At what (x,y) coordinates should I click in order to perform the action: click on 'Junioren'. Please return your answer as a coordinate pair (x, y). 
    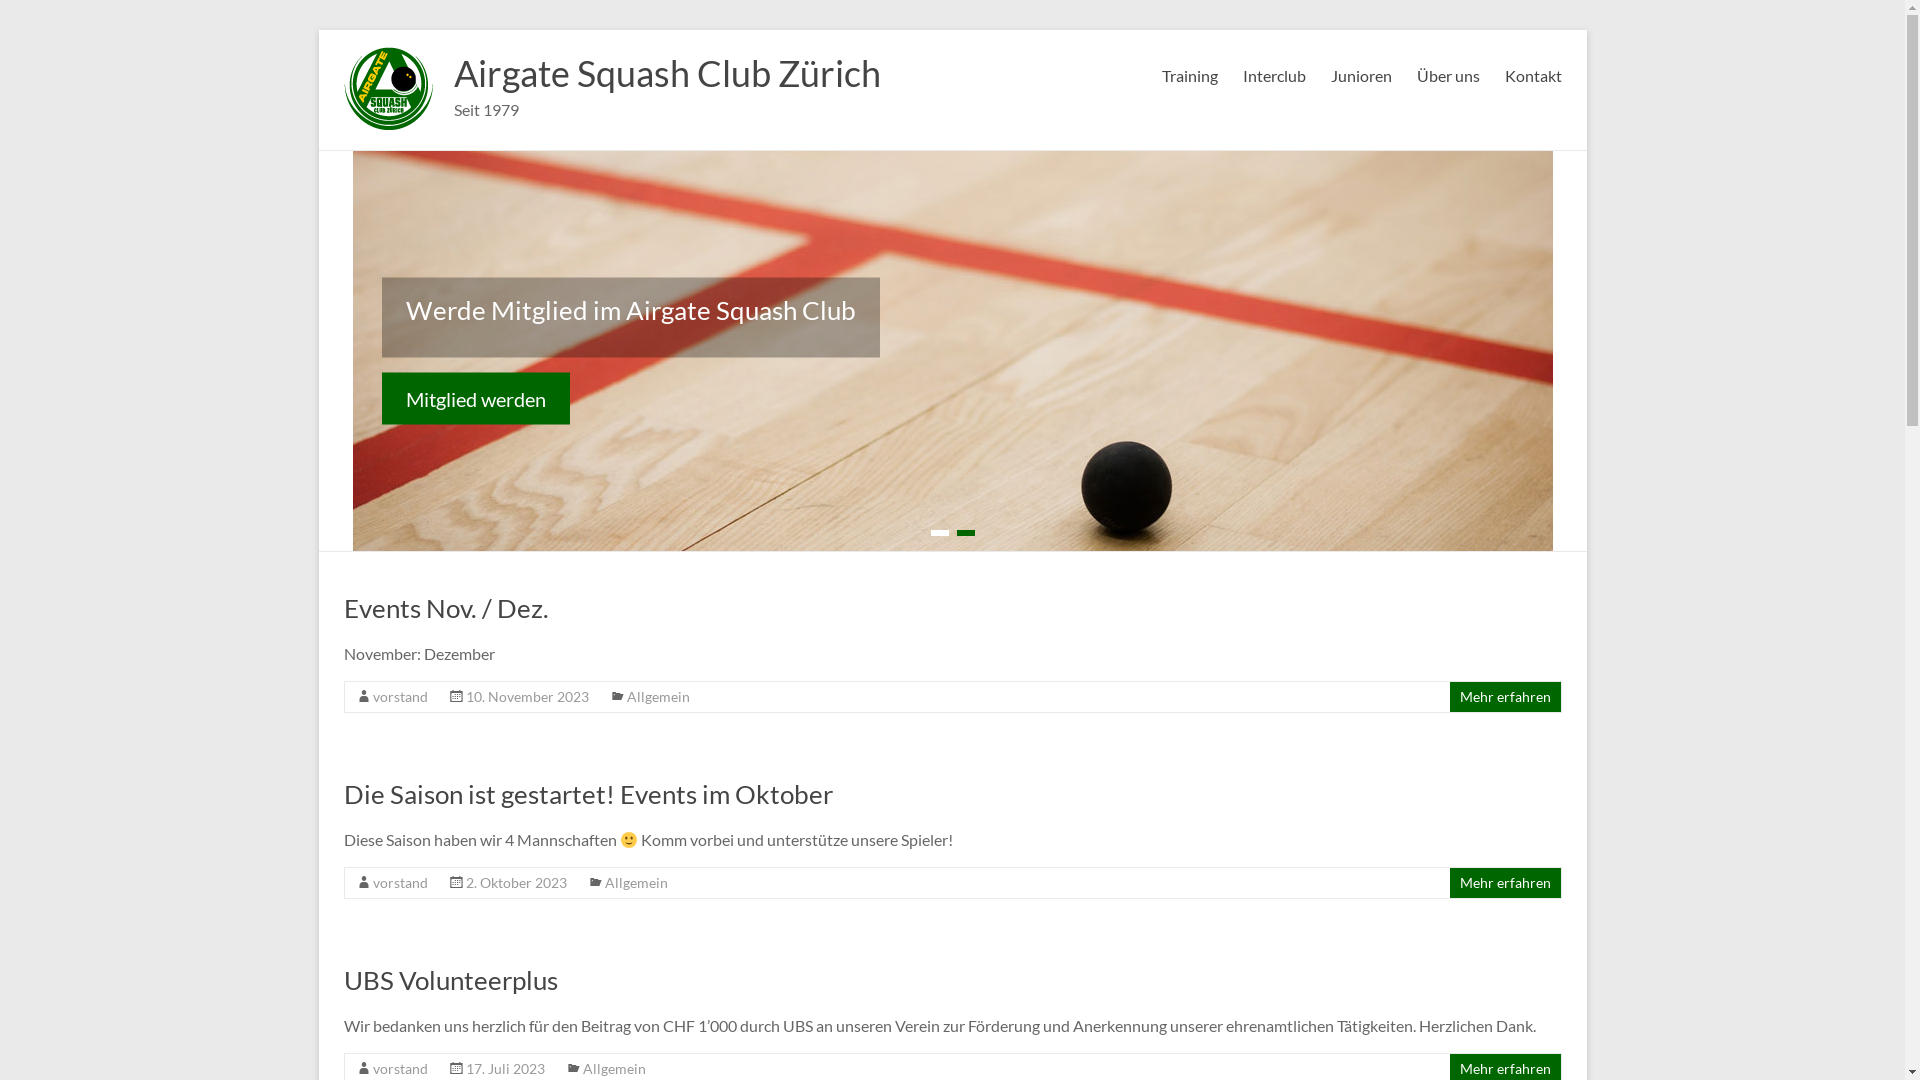
    Looking at the image, I should click on (1360, 72).